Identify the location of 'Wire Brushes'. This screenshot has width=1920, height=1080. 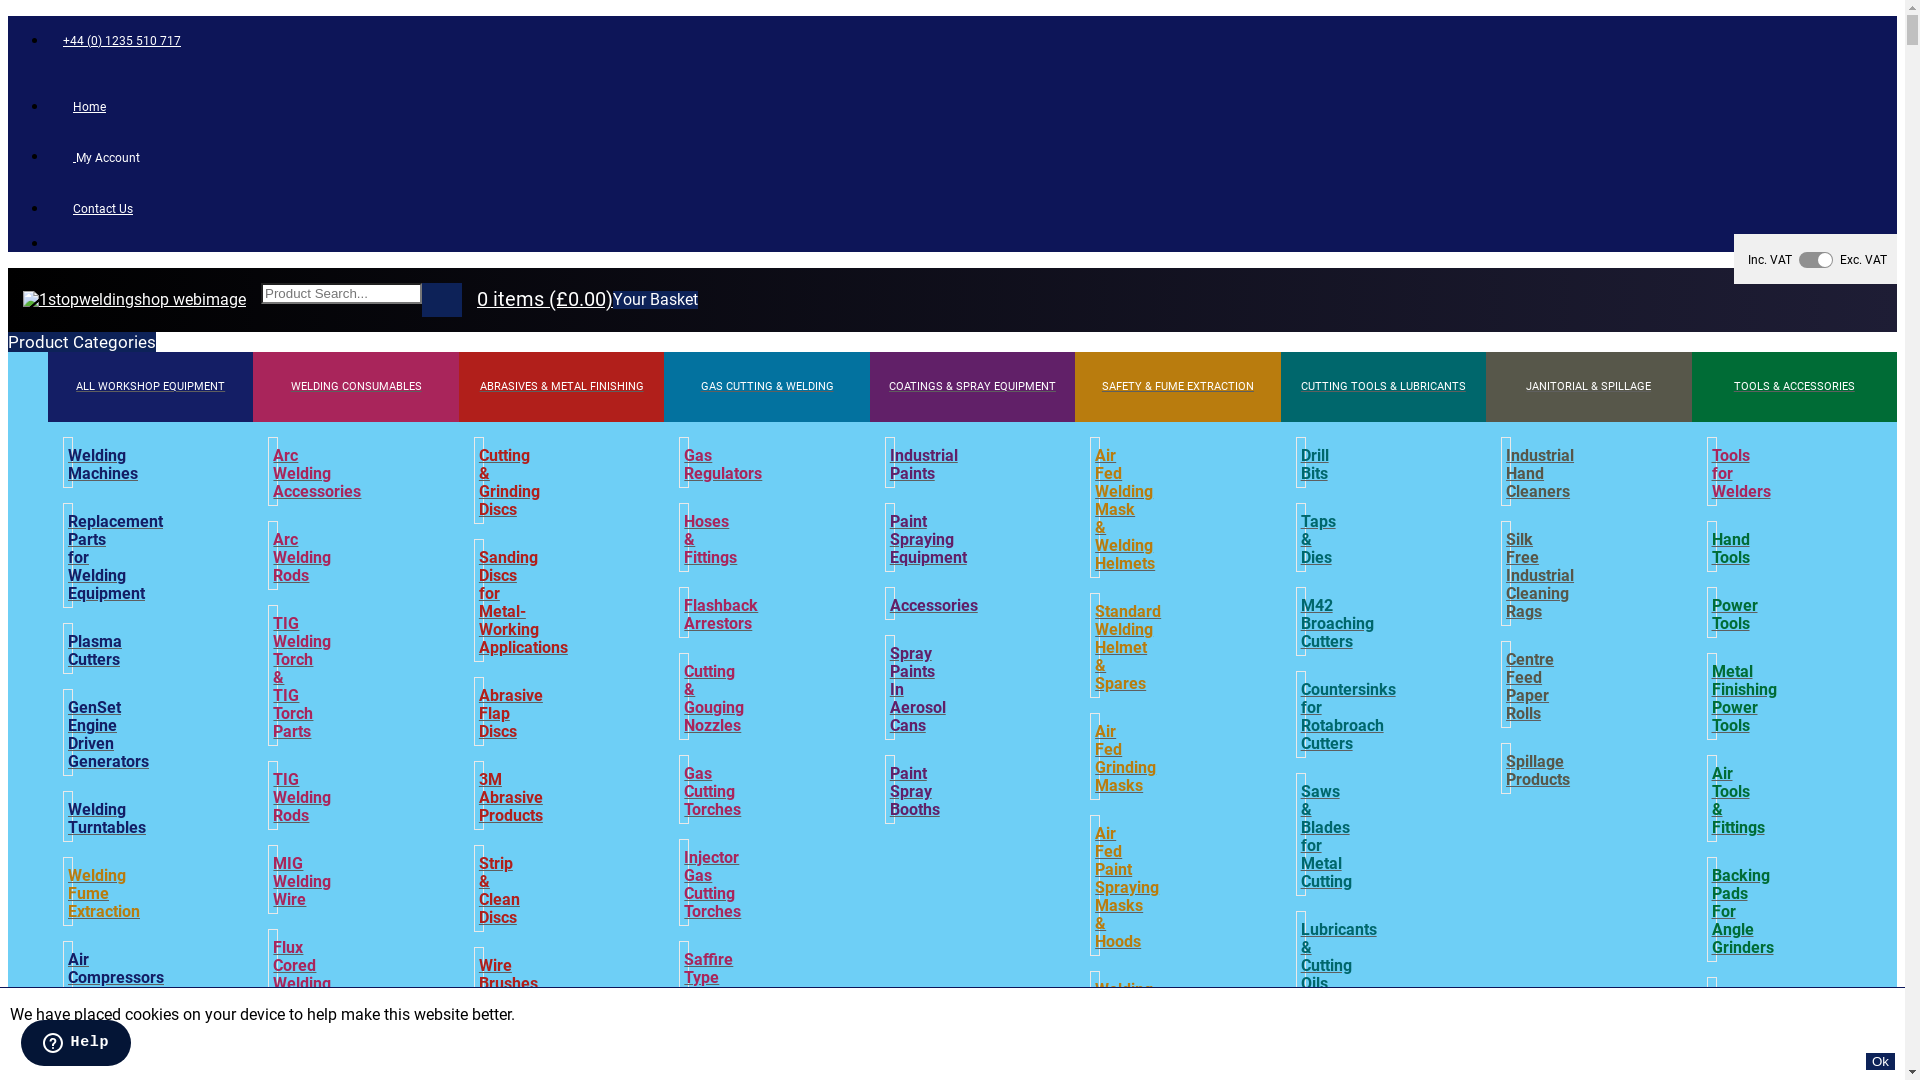
(508, 974).